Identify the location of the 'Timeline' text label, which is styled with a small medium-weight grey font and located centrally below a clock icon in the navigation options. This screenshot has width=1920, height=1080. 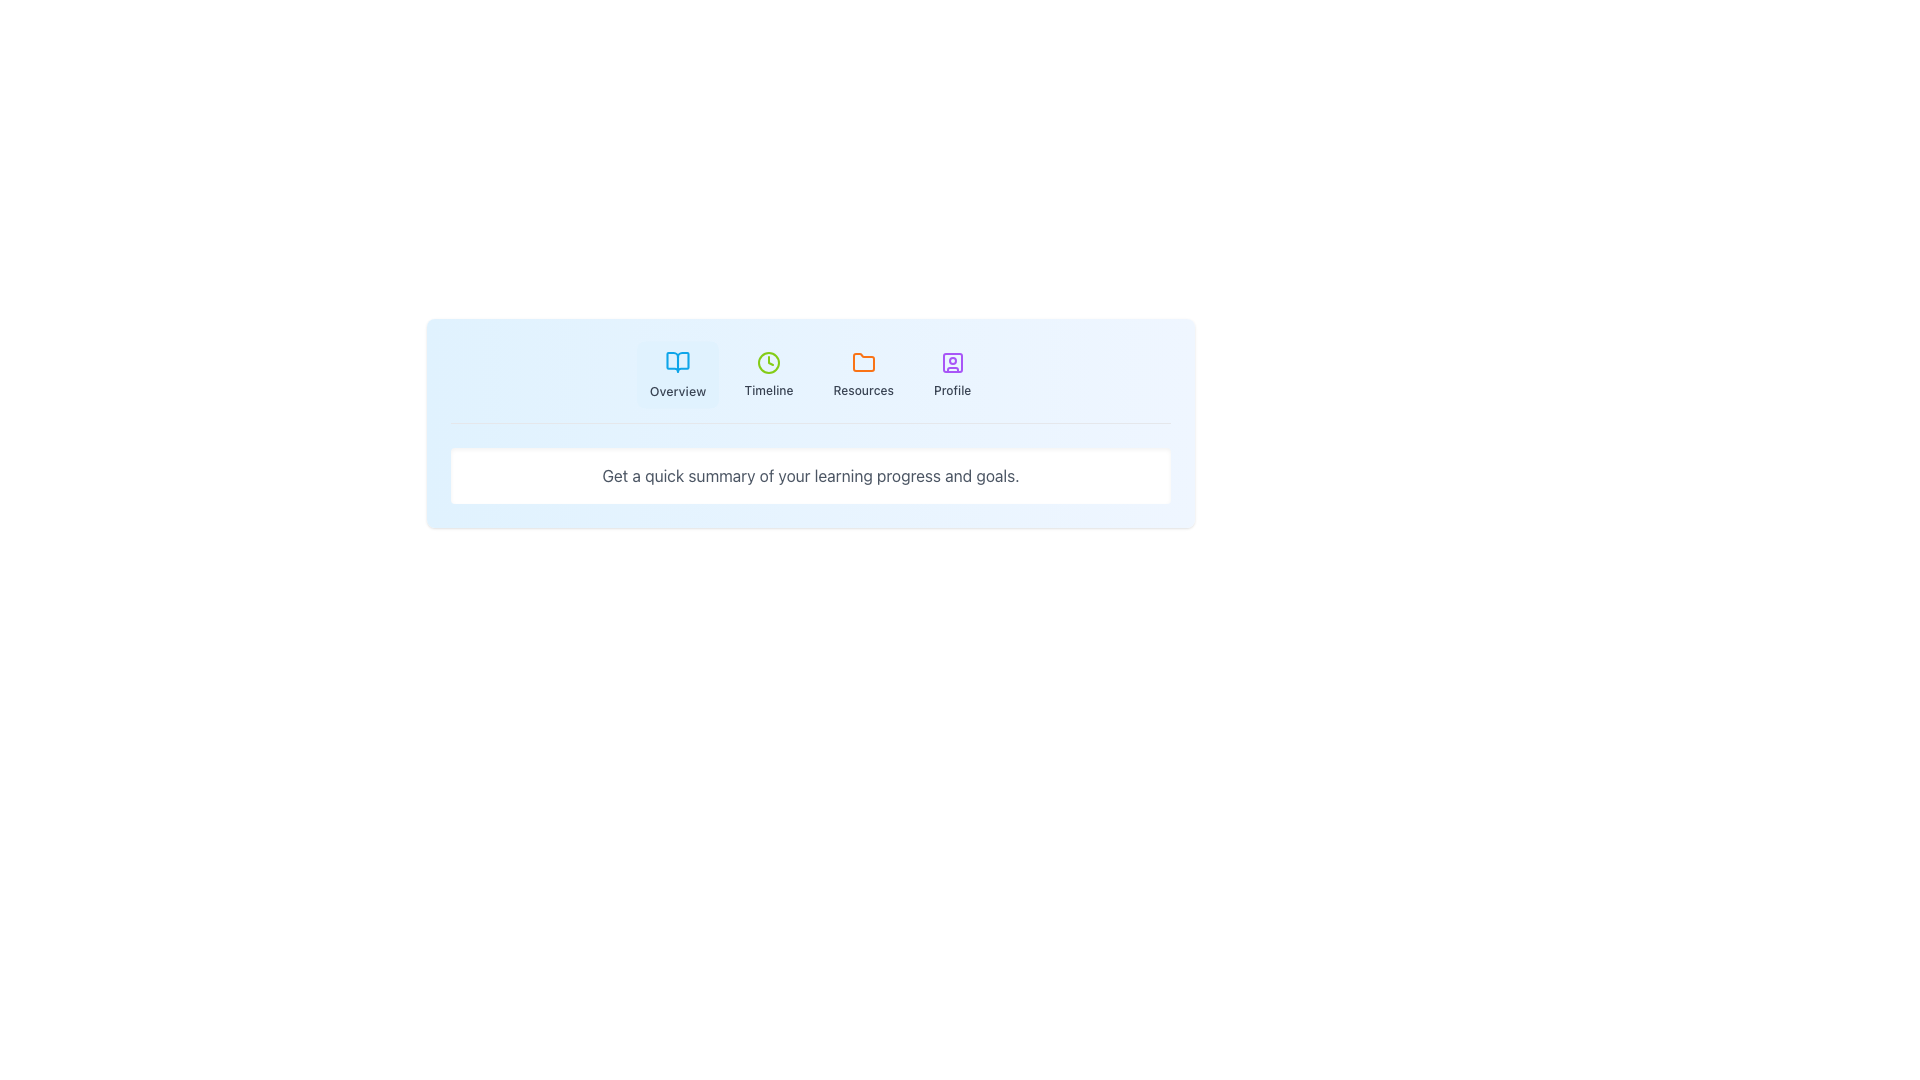
(767, 390).